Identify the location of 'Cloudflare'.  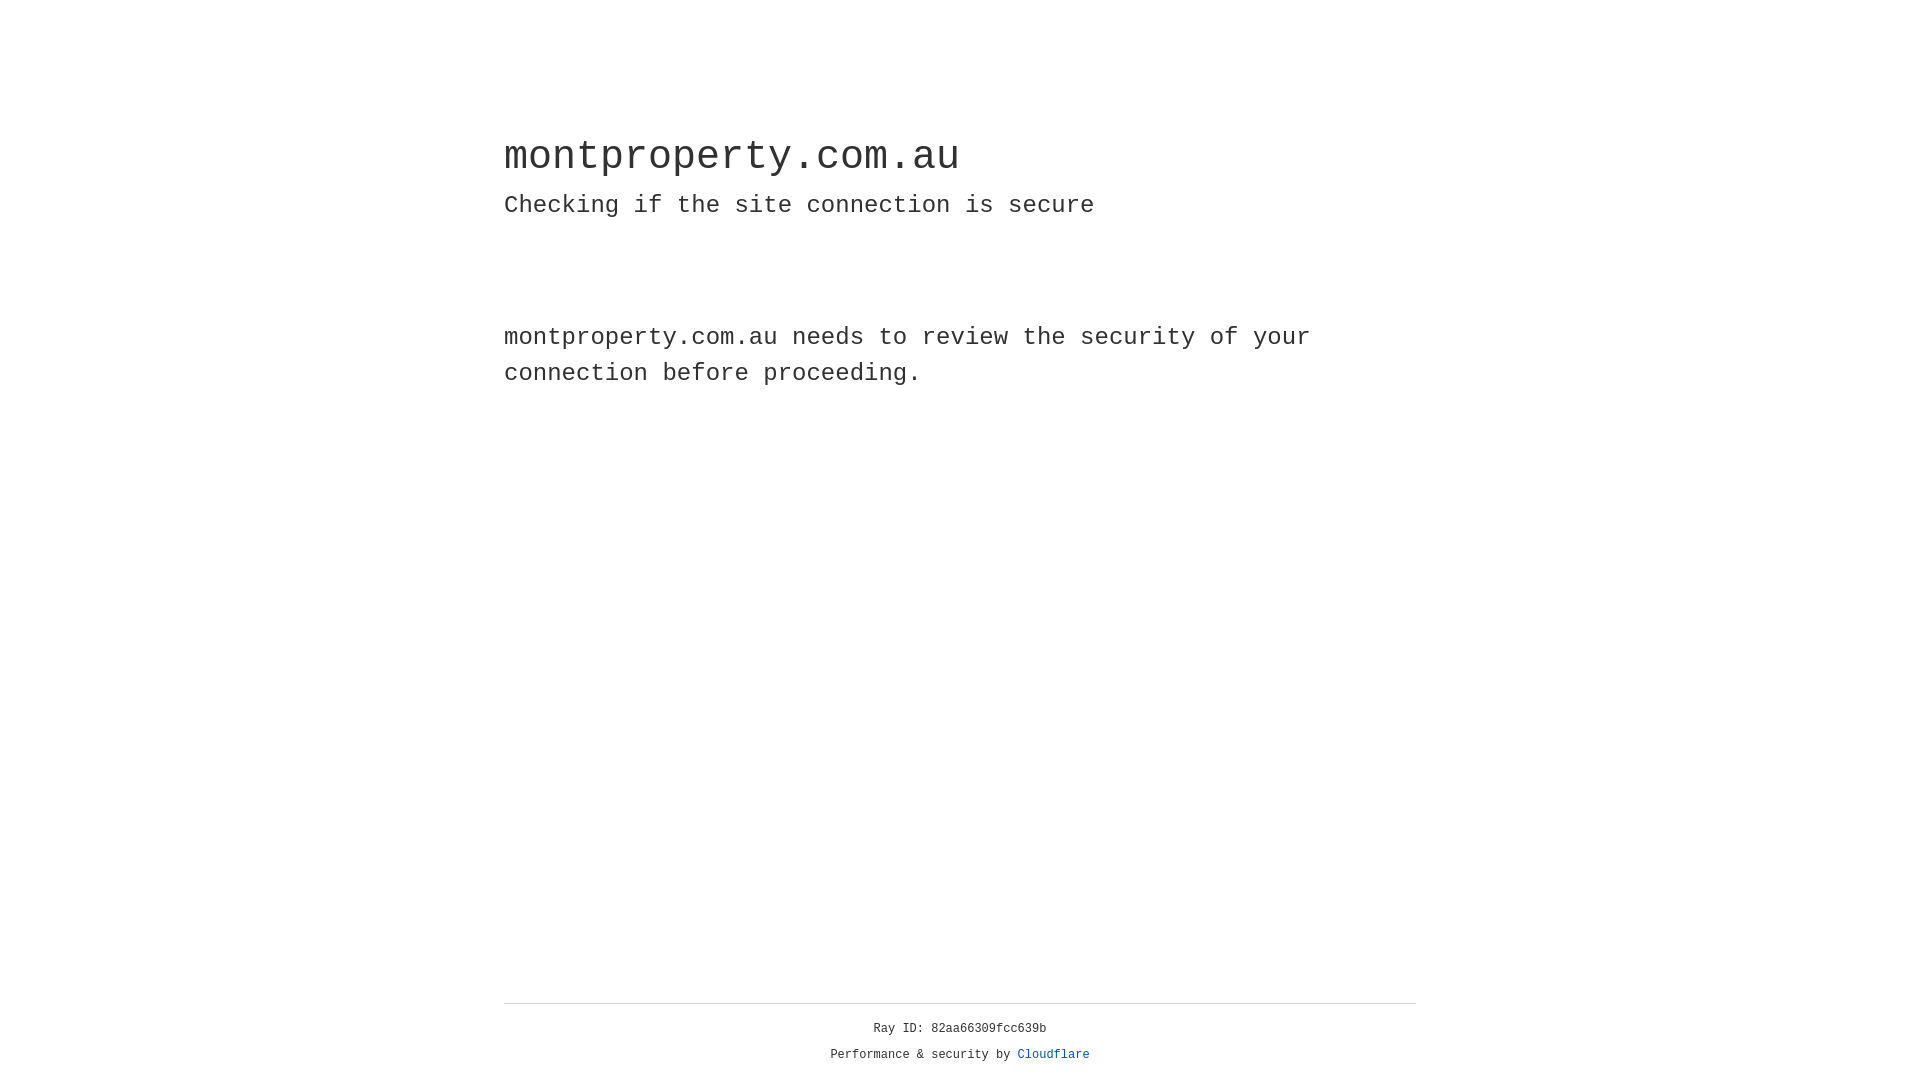
(1053, 1054).